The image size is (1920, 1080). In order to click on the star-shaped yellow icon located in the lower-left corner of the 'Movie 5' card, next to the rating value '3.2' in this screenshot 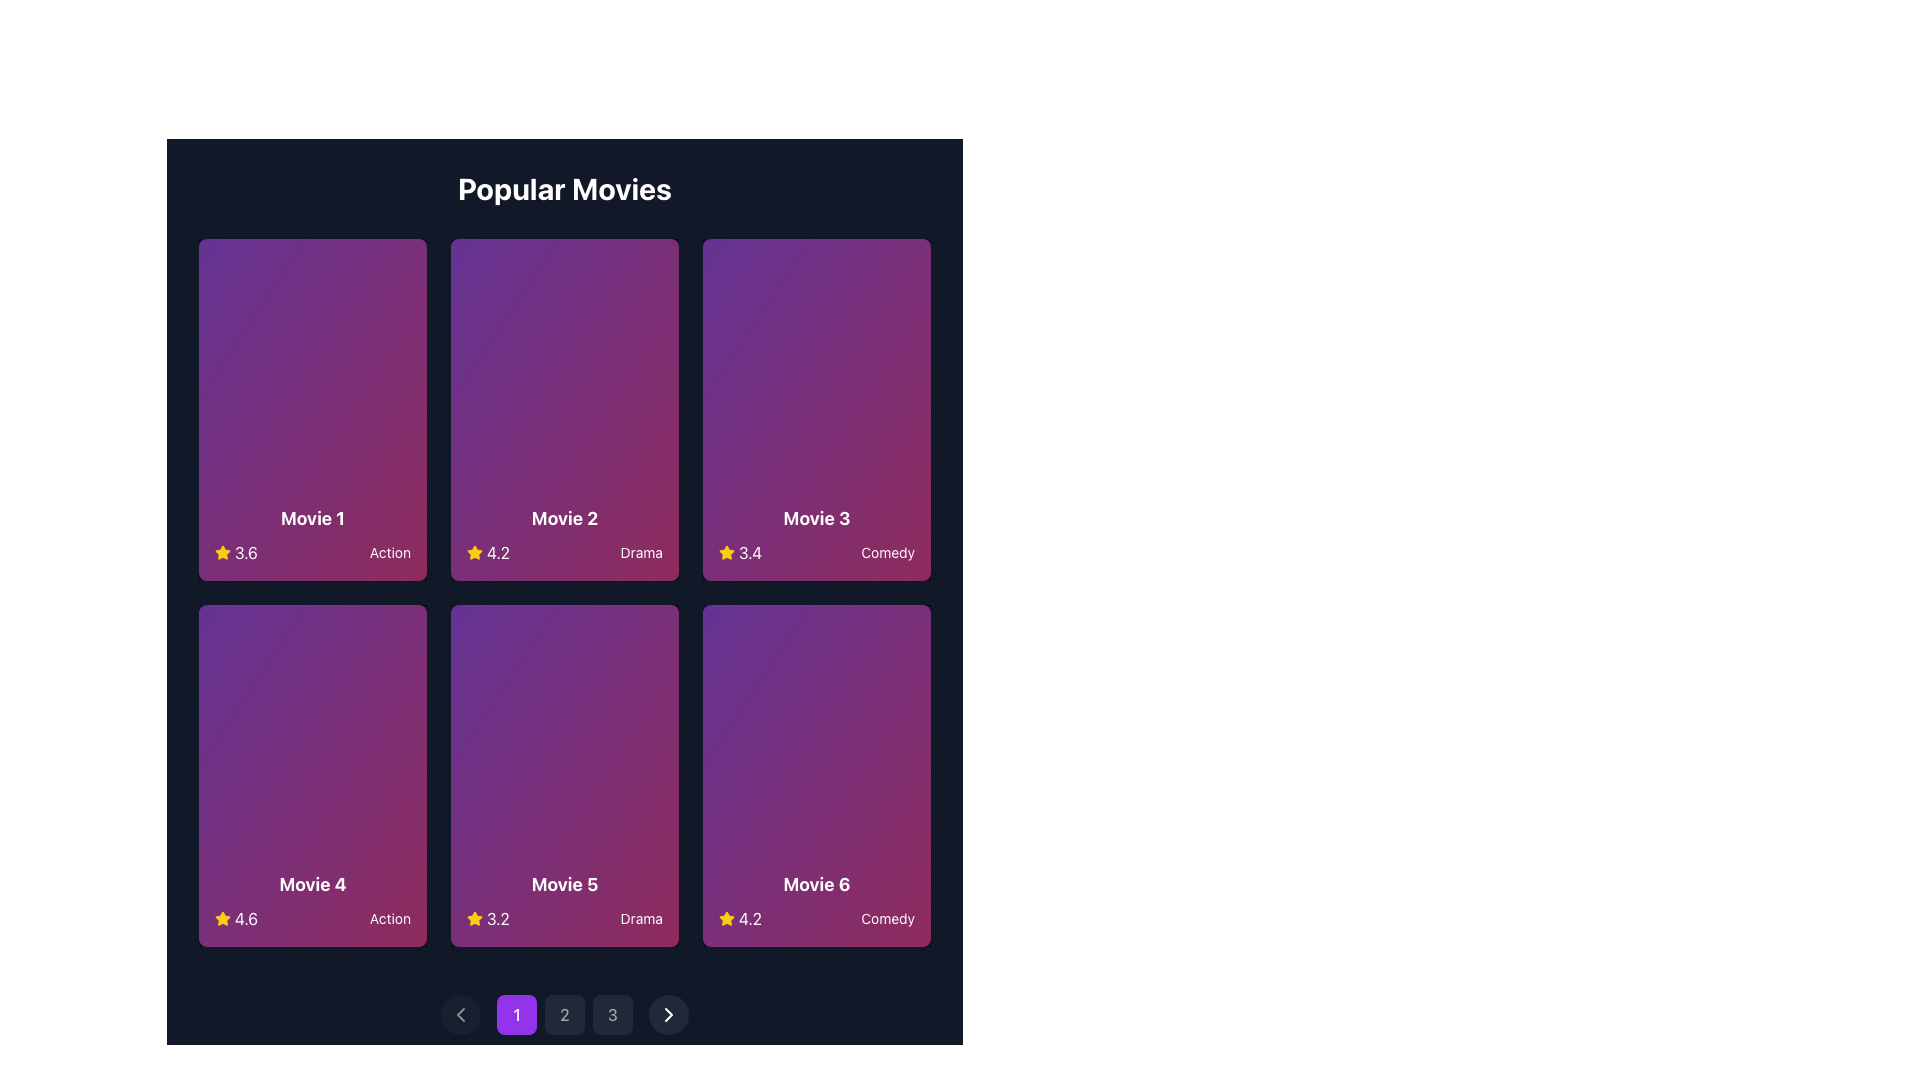, I will do `click(474, 552)`.